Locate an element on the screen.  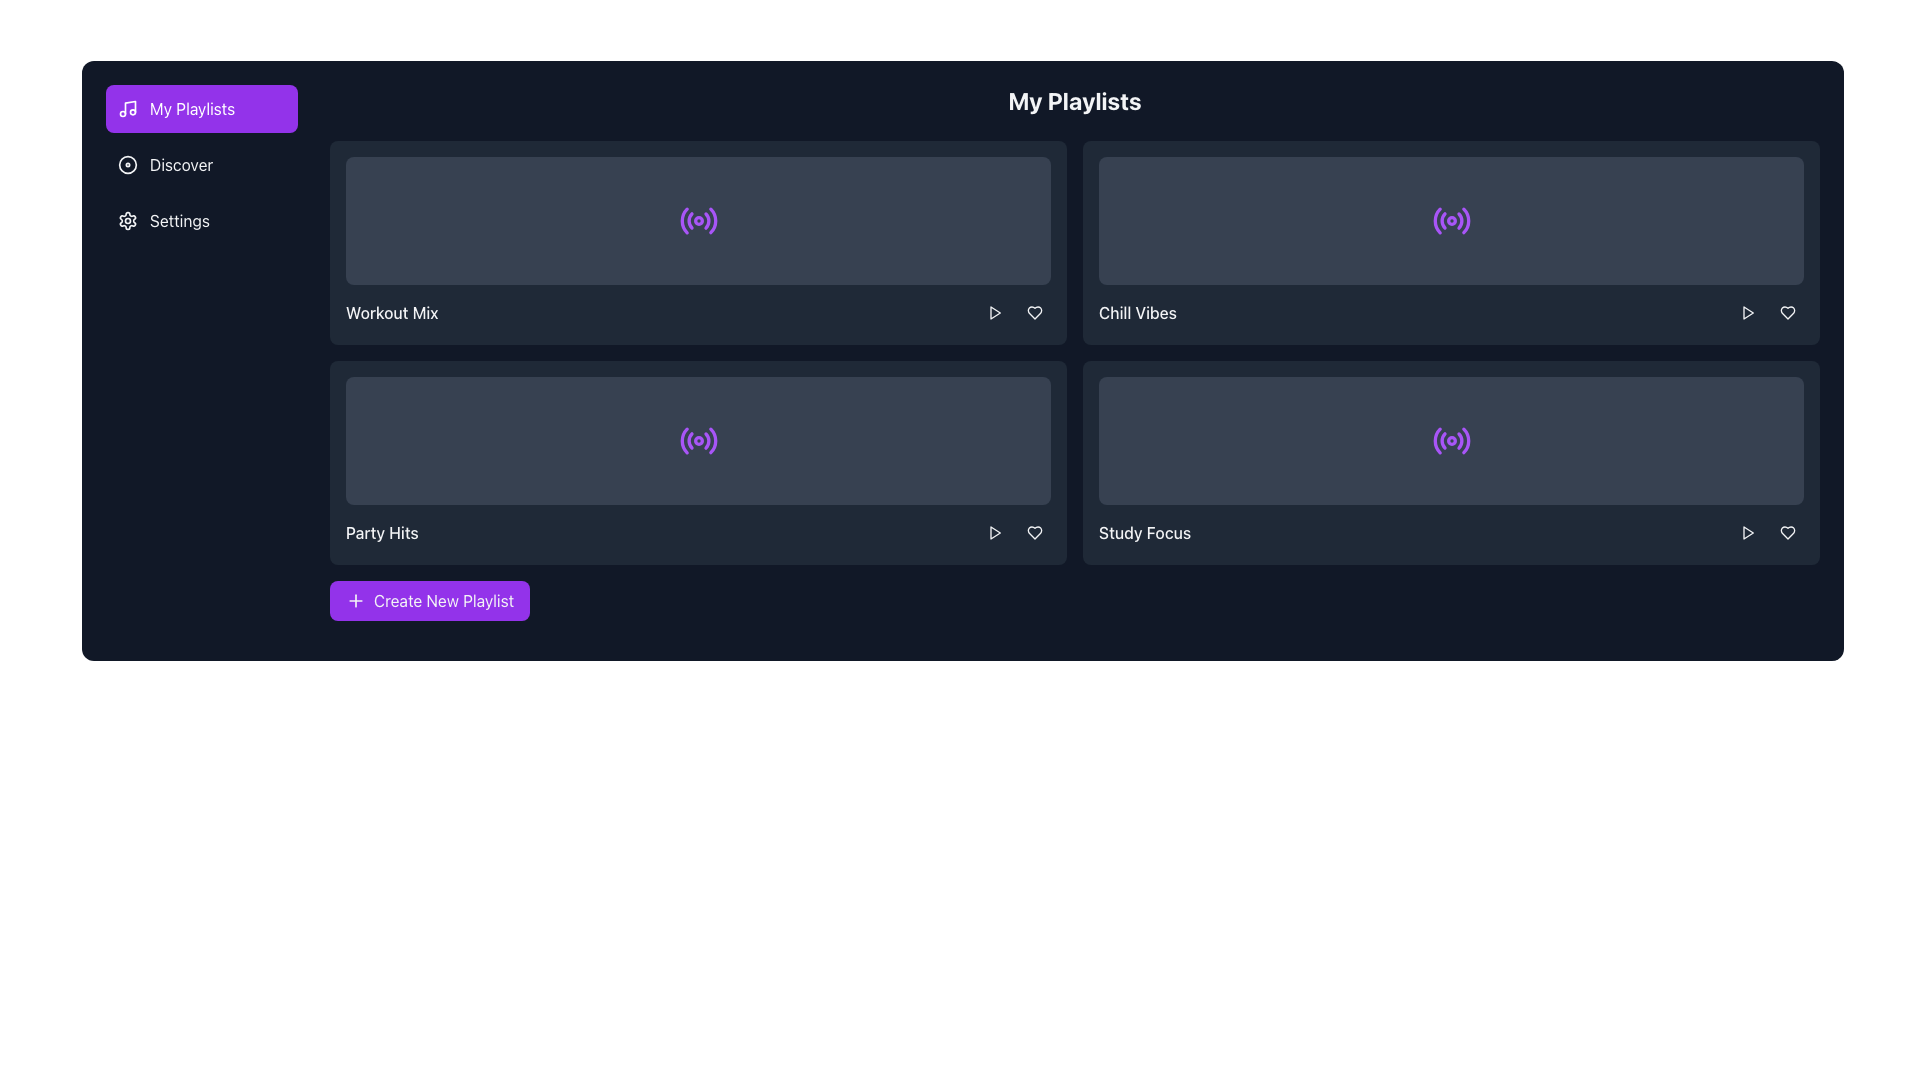
the play button located at the right side of the 'Party Hits' playlist item is located at coordinates (994, 531).